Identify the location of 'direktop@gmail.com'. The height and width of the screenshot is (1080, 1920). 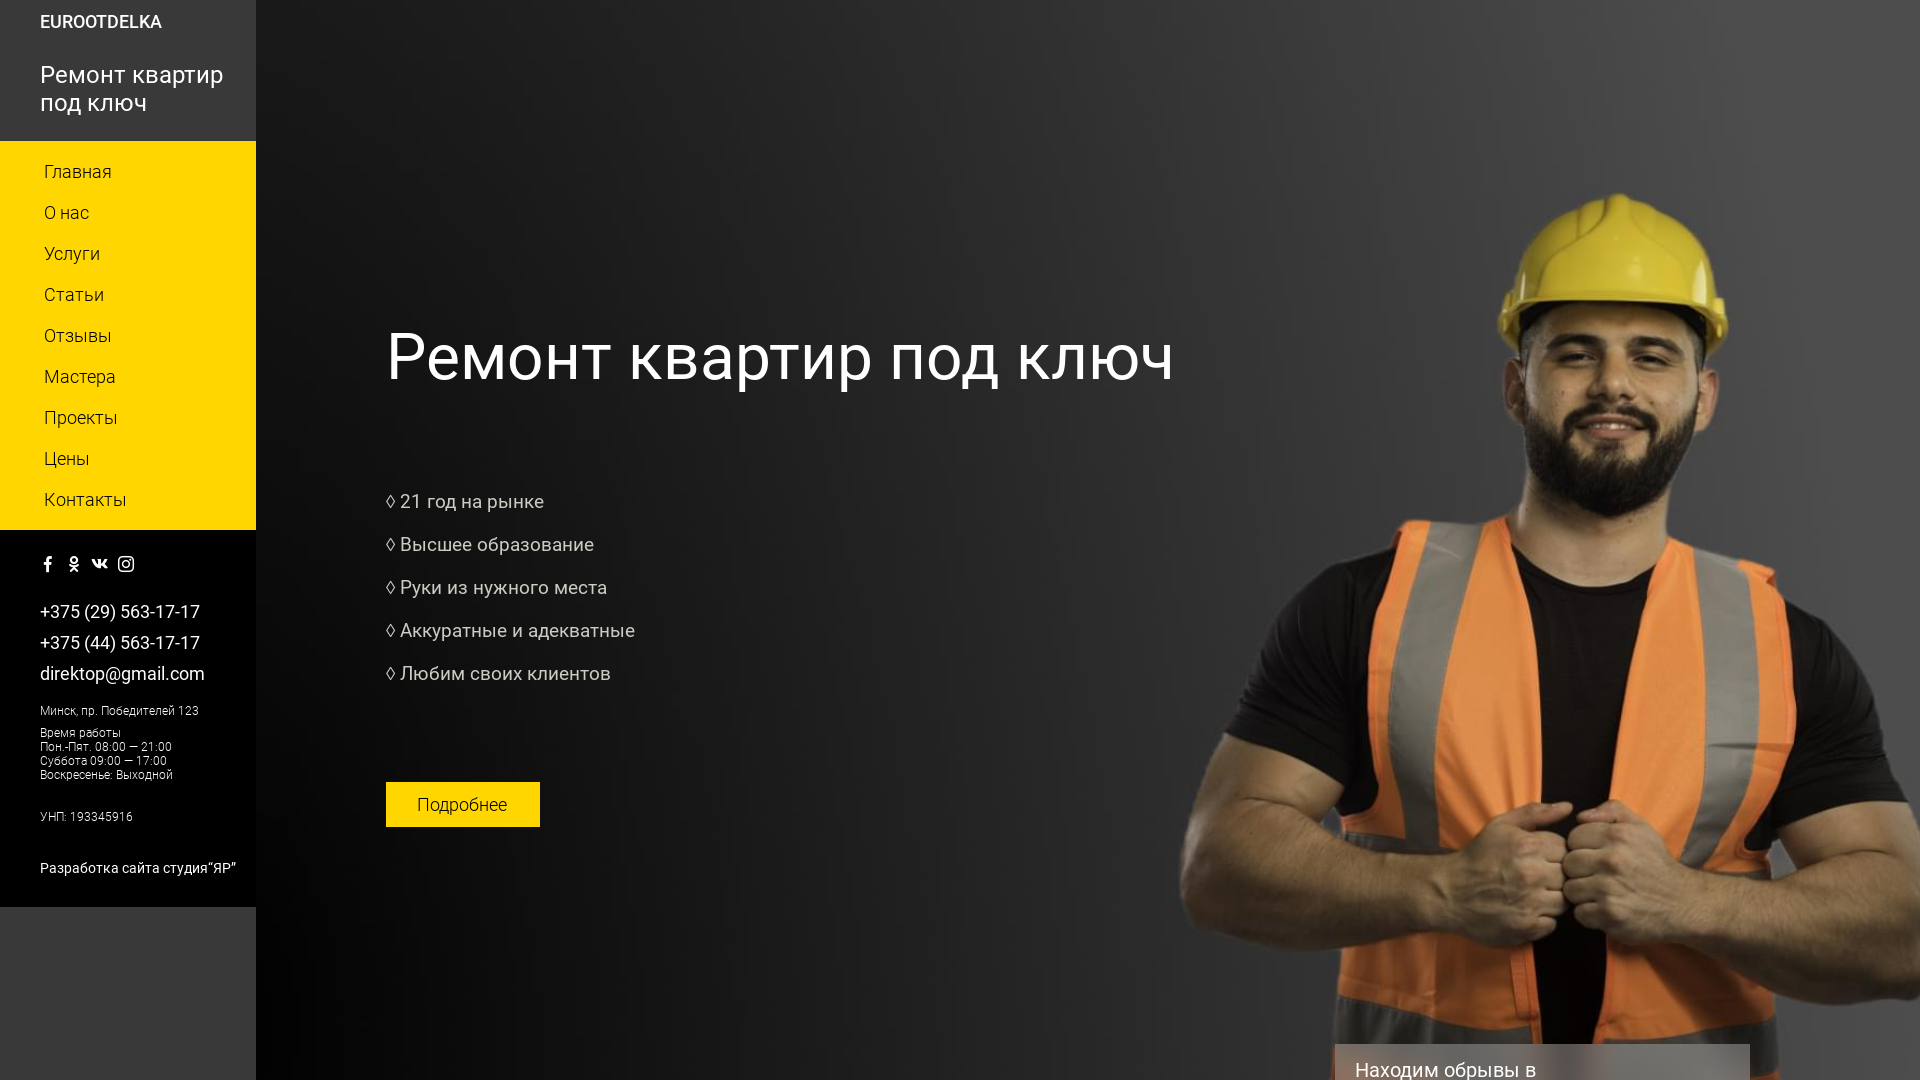
(139, 673).